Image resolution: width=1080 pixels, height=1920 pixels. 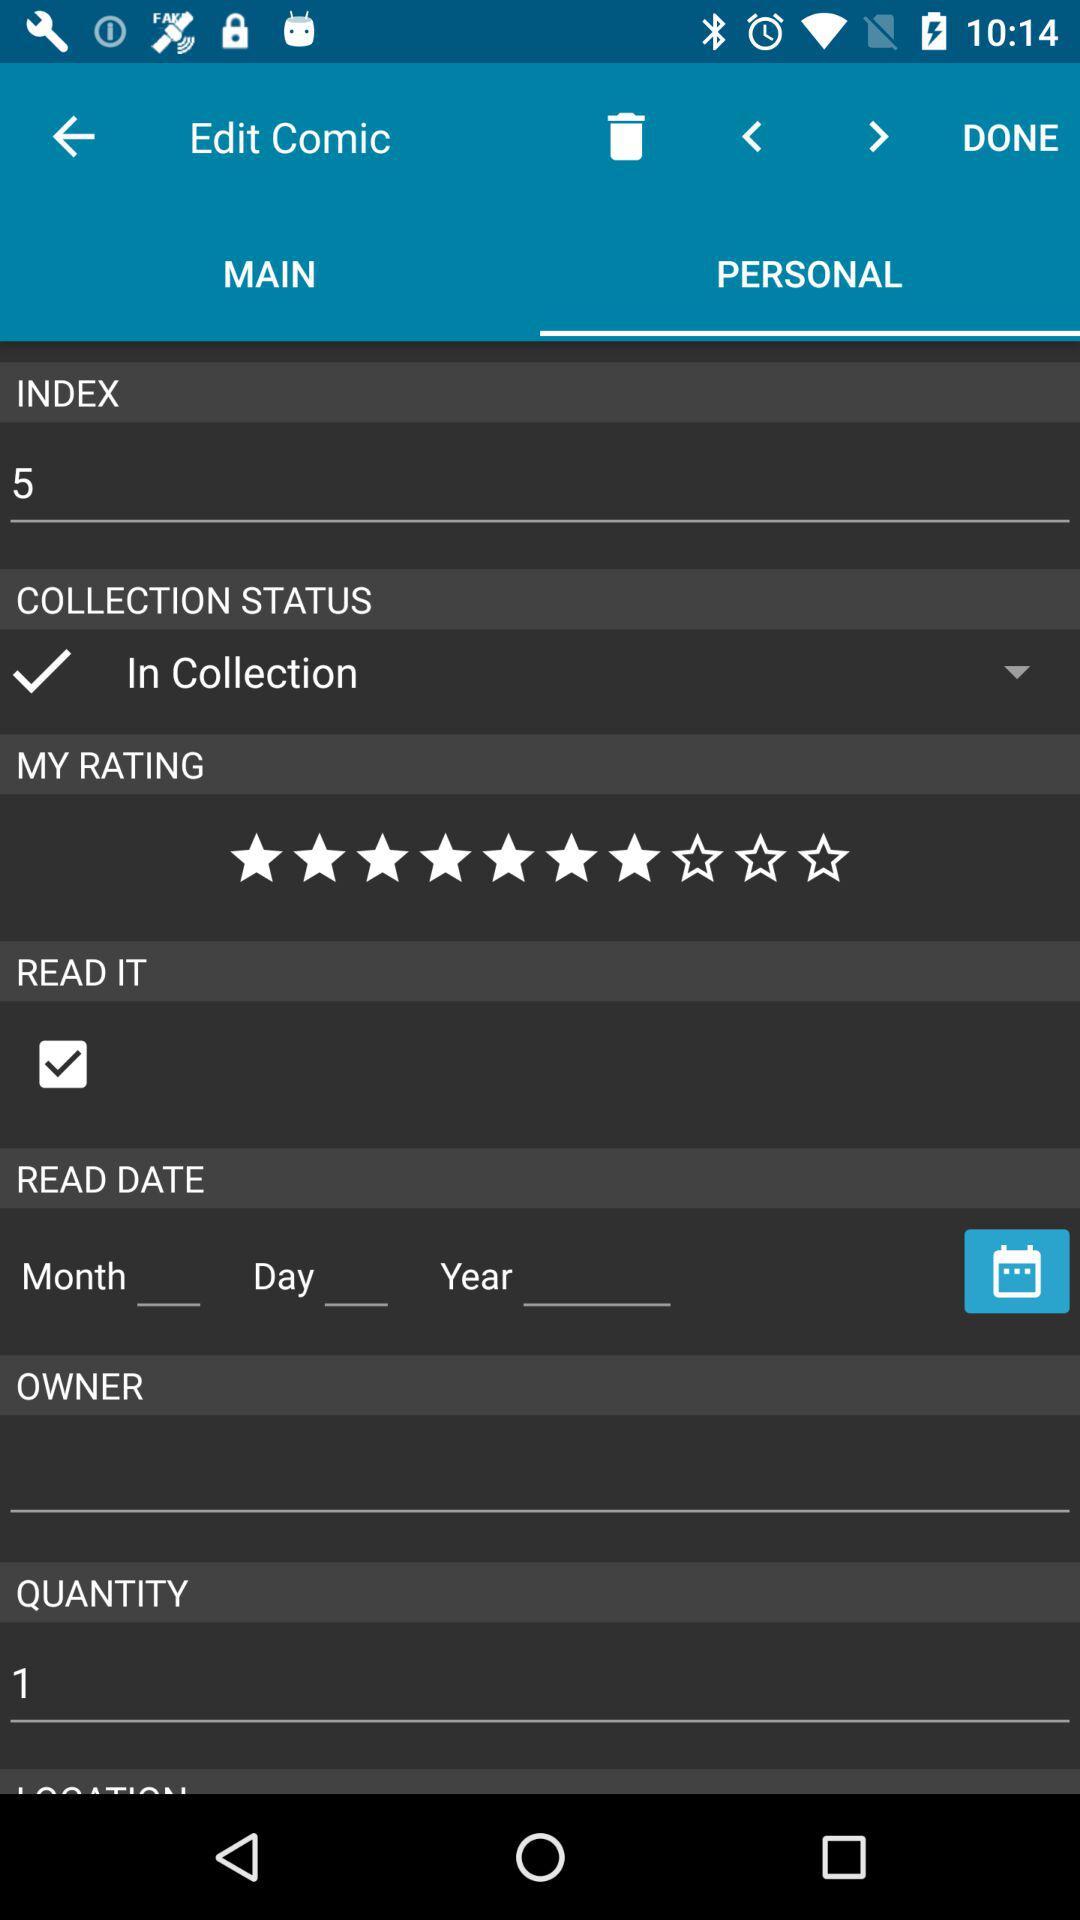 What do you see at coordinates (1017, 1270) in the screenshot?
I see `calendar` at bounding box center [1017, 1270].